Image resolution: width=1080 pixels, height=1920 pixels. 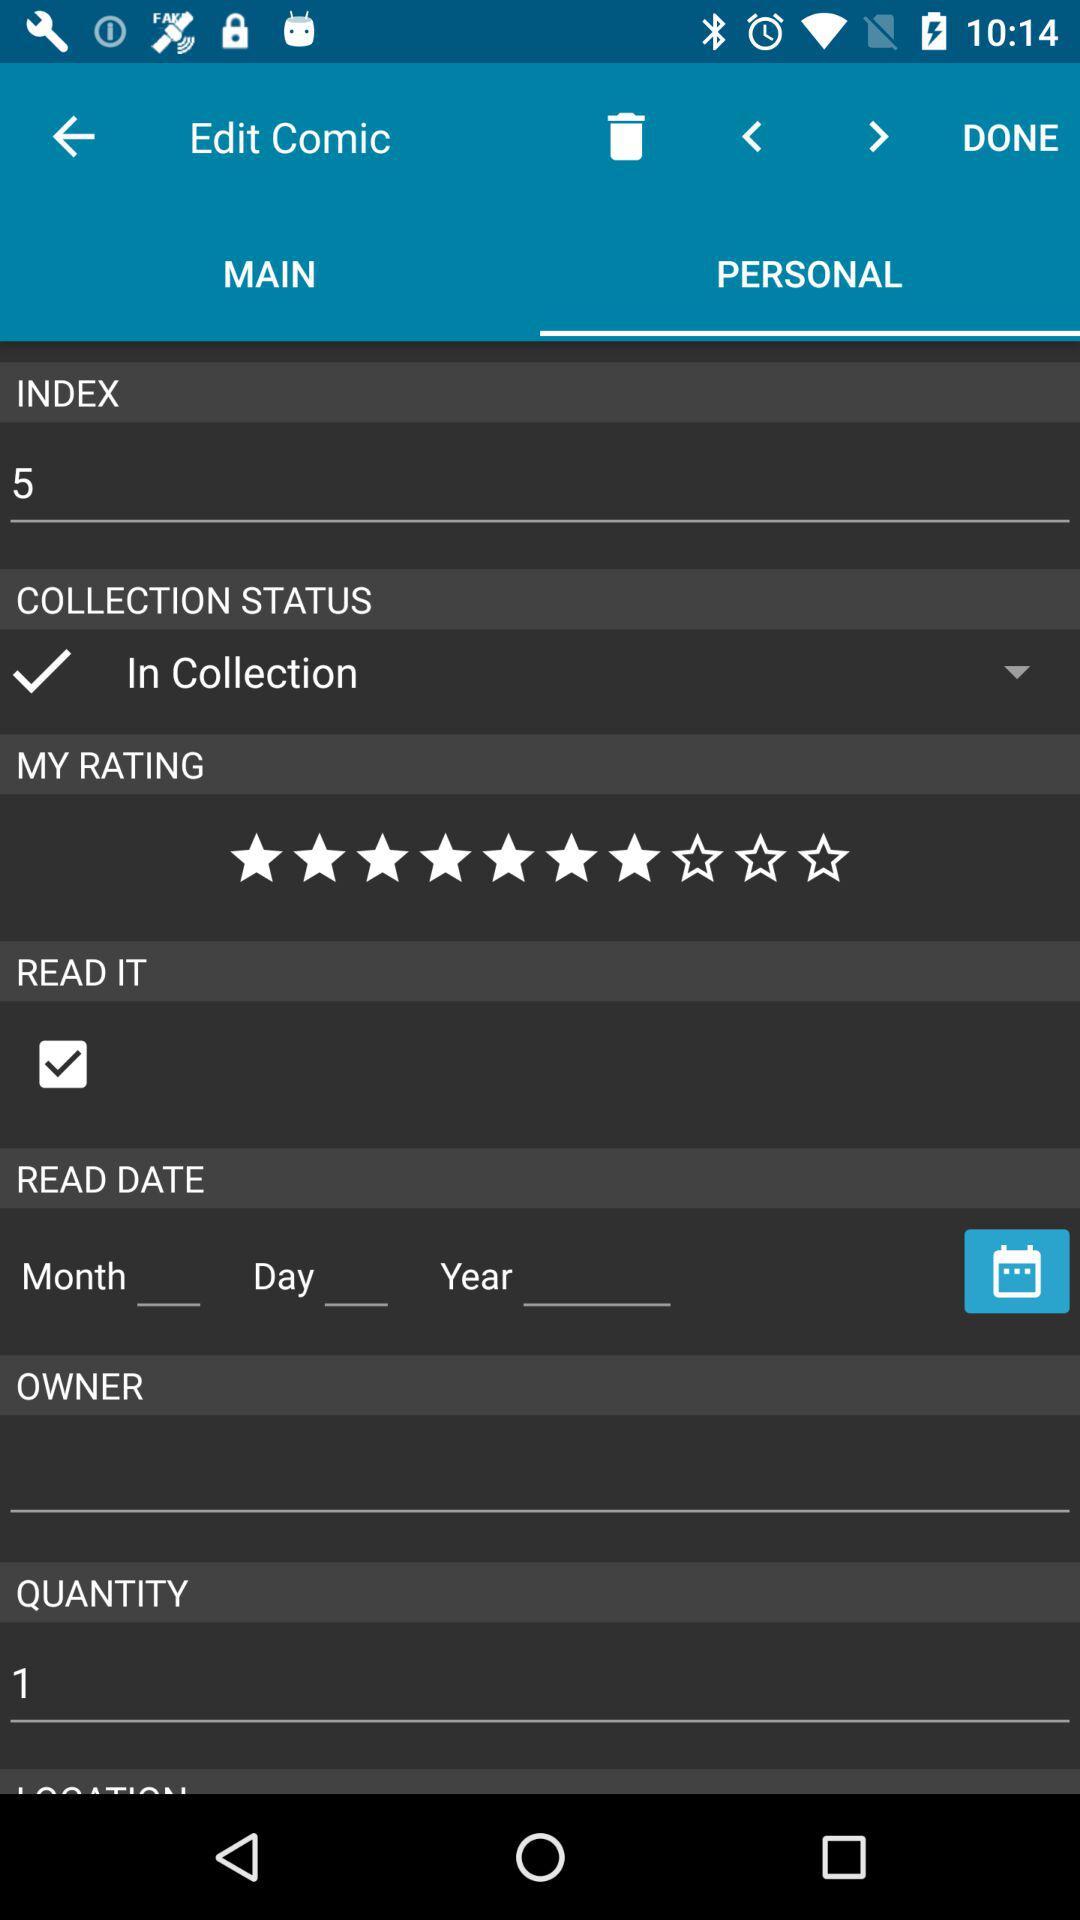 What do you see at coordinates (1017, 1270) in the screenshot?
I see `calendar` at bounding box center [1017, 1270].